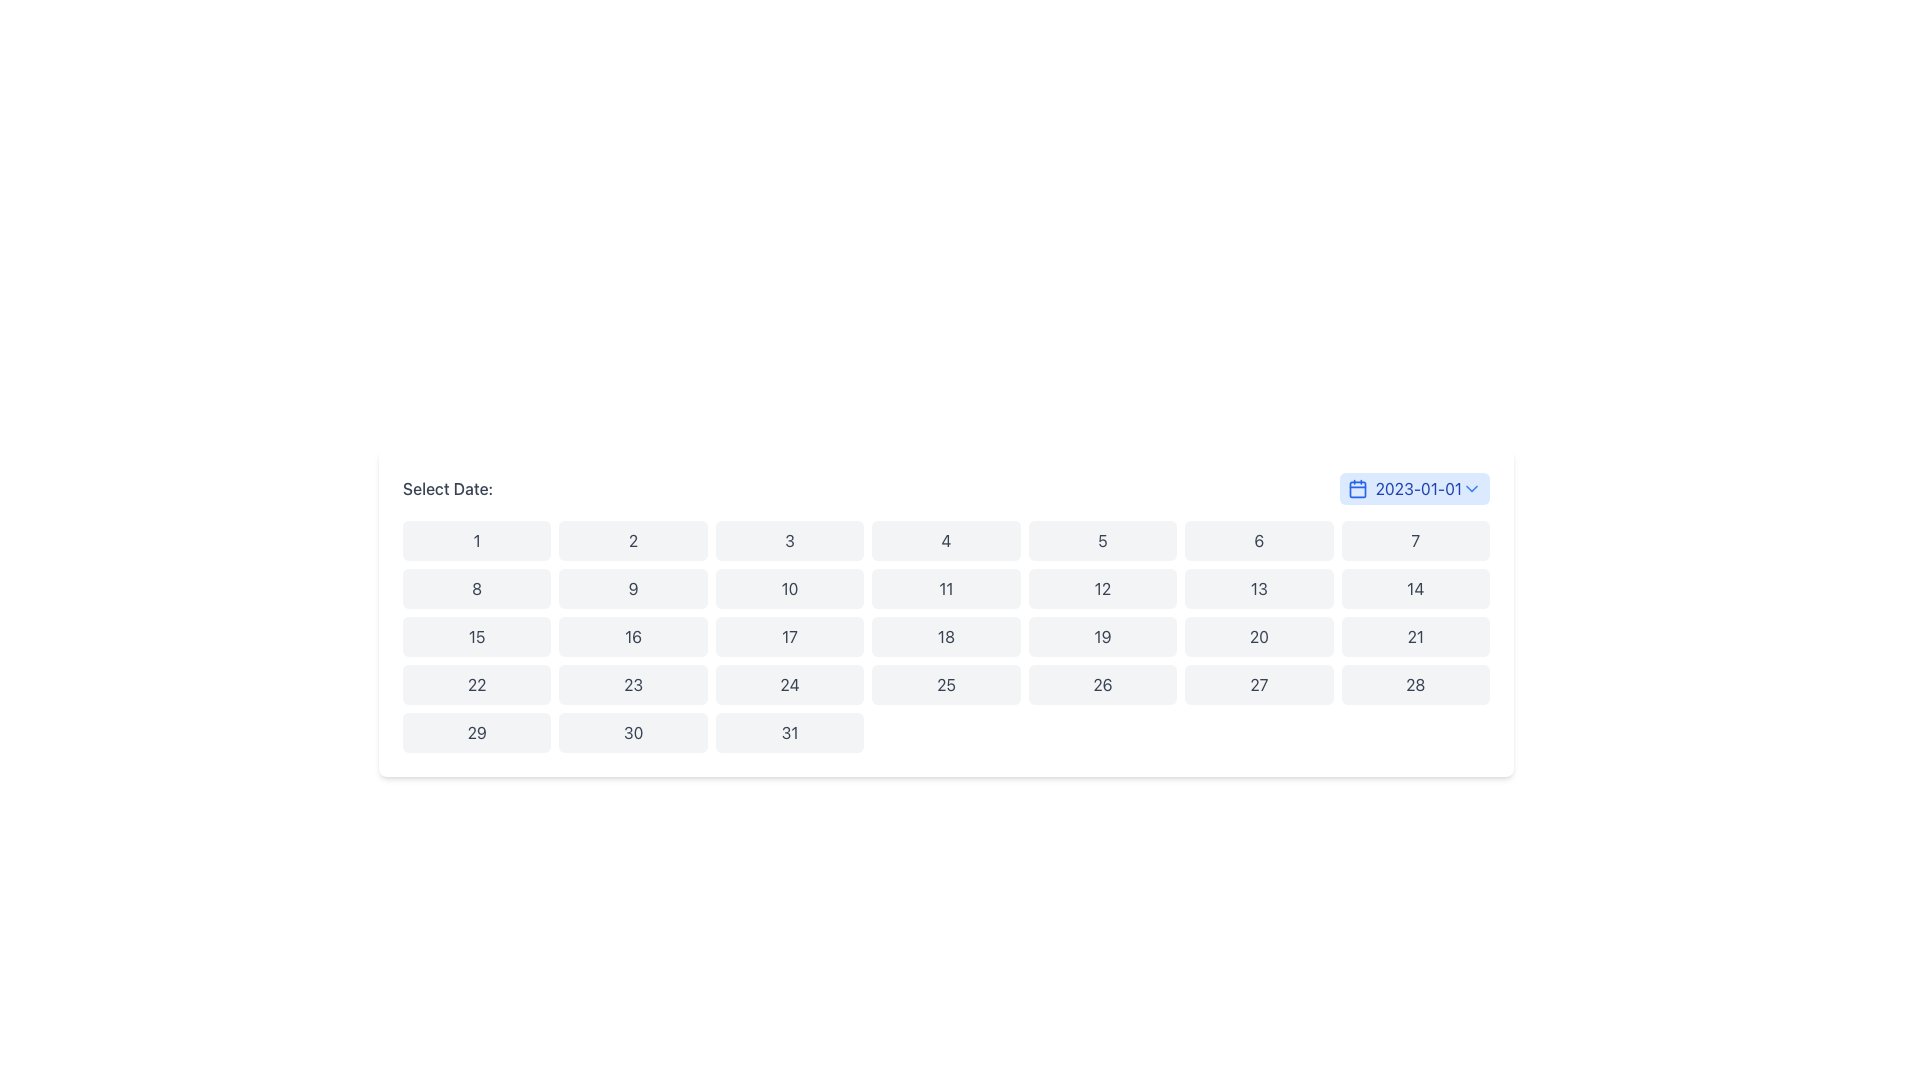 Image resolution: width=1920 pixels, height=1080 pixels. I want to click on the third button in the first row of the date selector grid, so click(789, 540).